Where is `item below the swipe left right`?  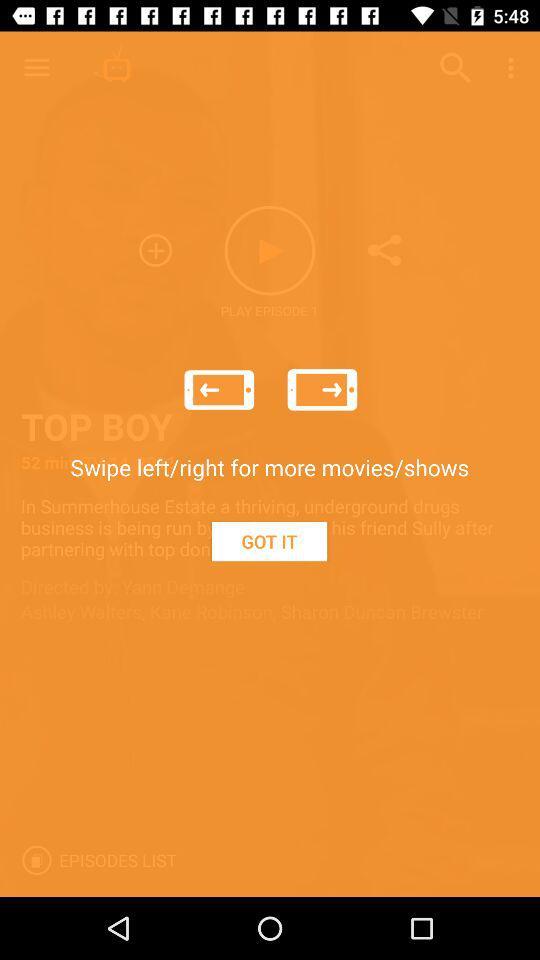
item below the swipe left right is located at coordinates (269, 541).